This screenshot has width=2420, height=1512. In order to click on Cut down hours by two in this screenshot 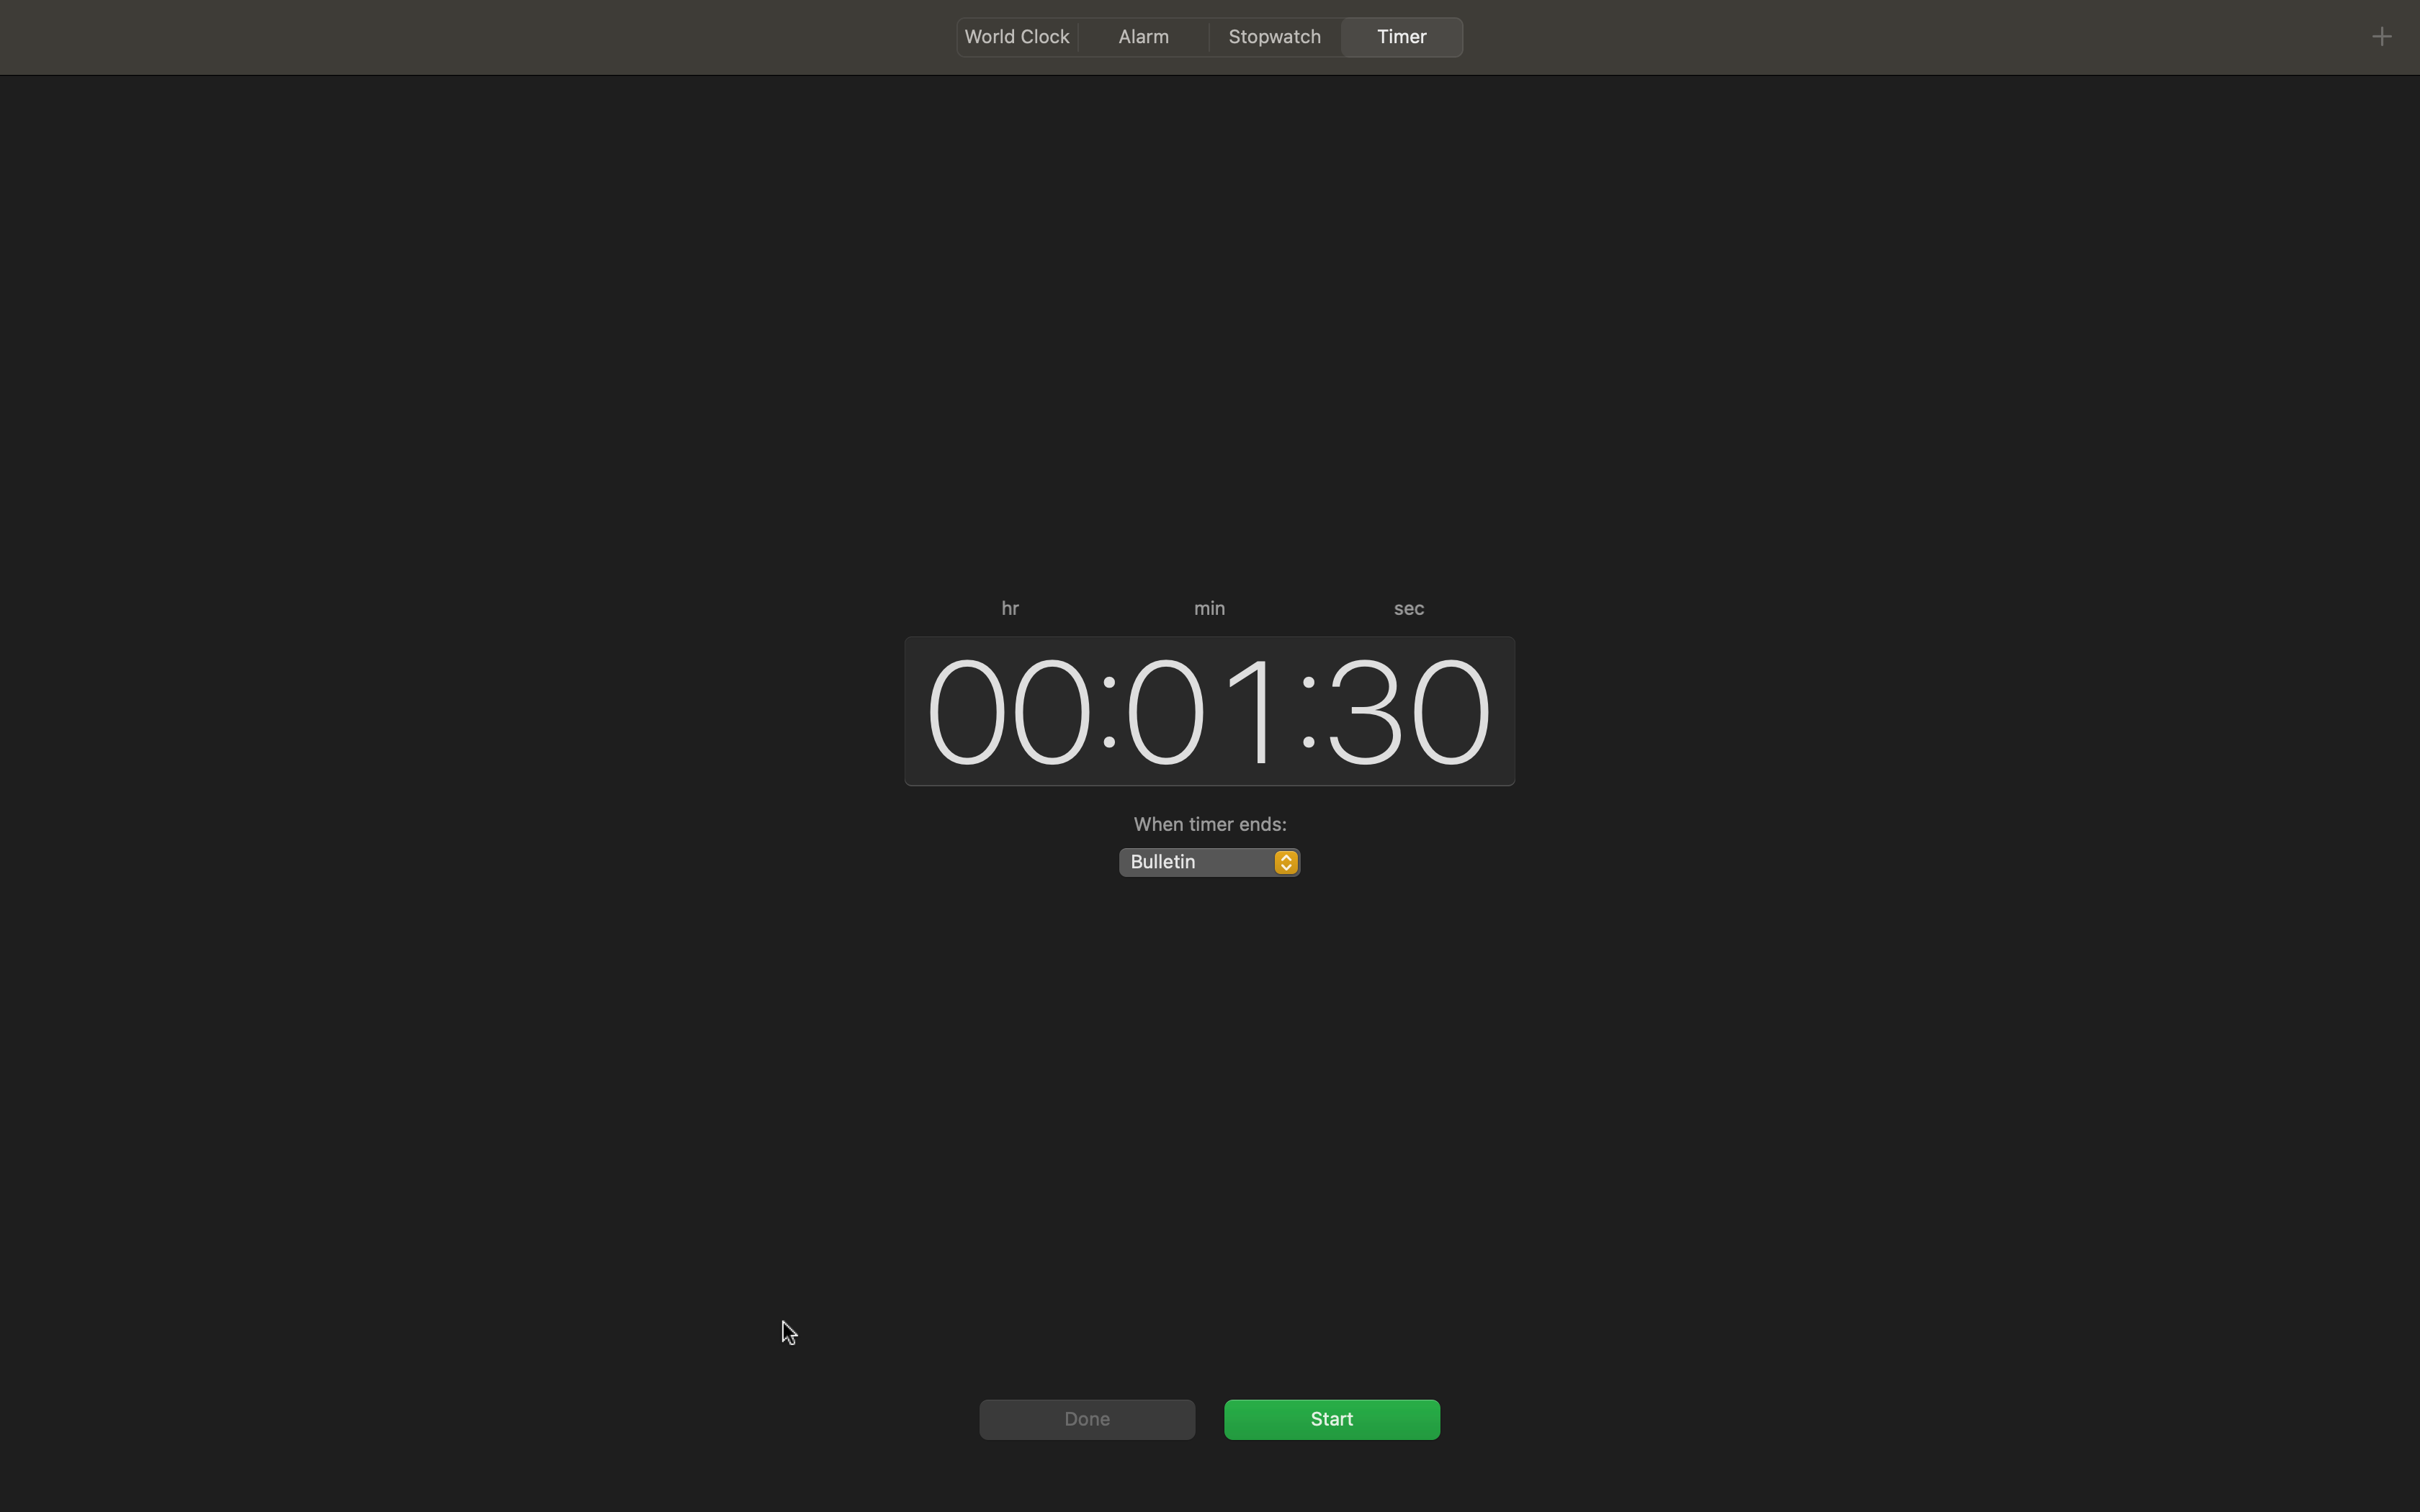, I will do `click(1000, 707)`.